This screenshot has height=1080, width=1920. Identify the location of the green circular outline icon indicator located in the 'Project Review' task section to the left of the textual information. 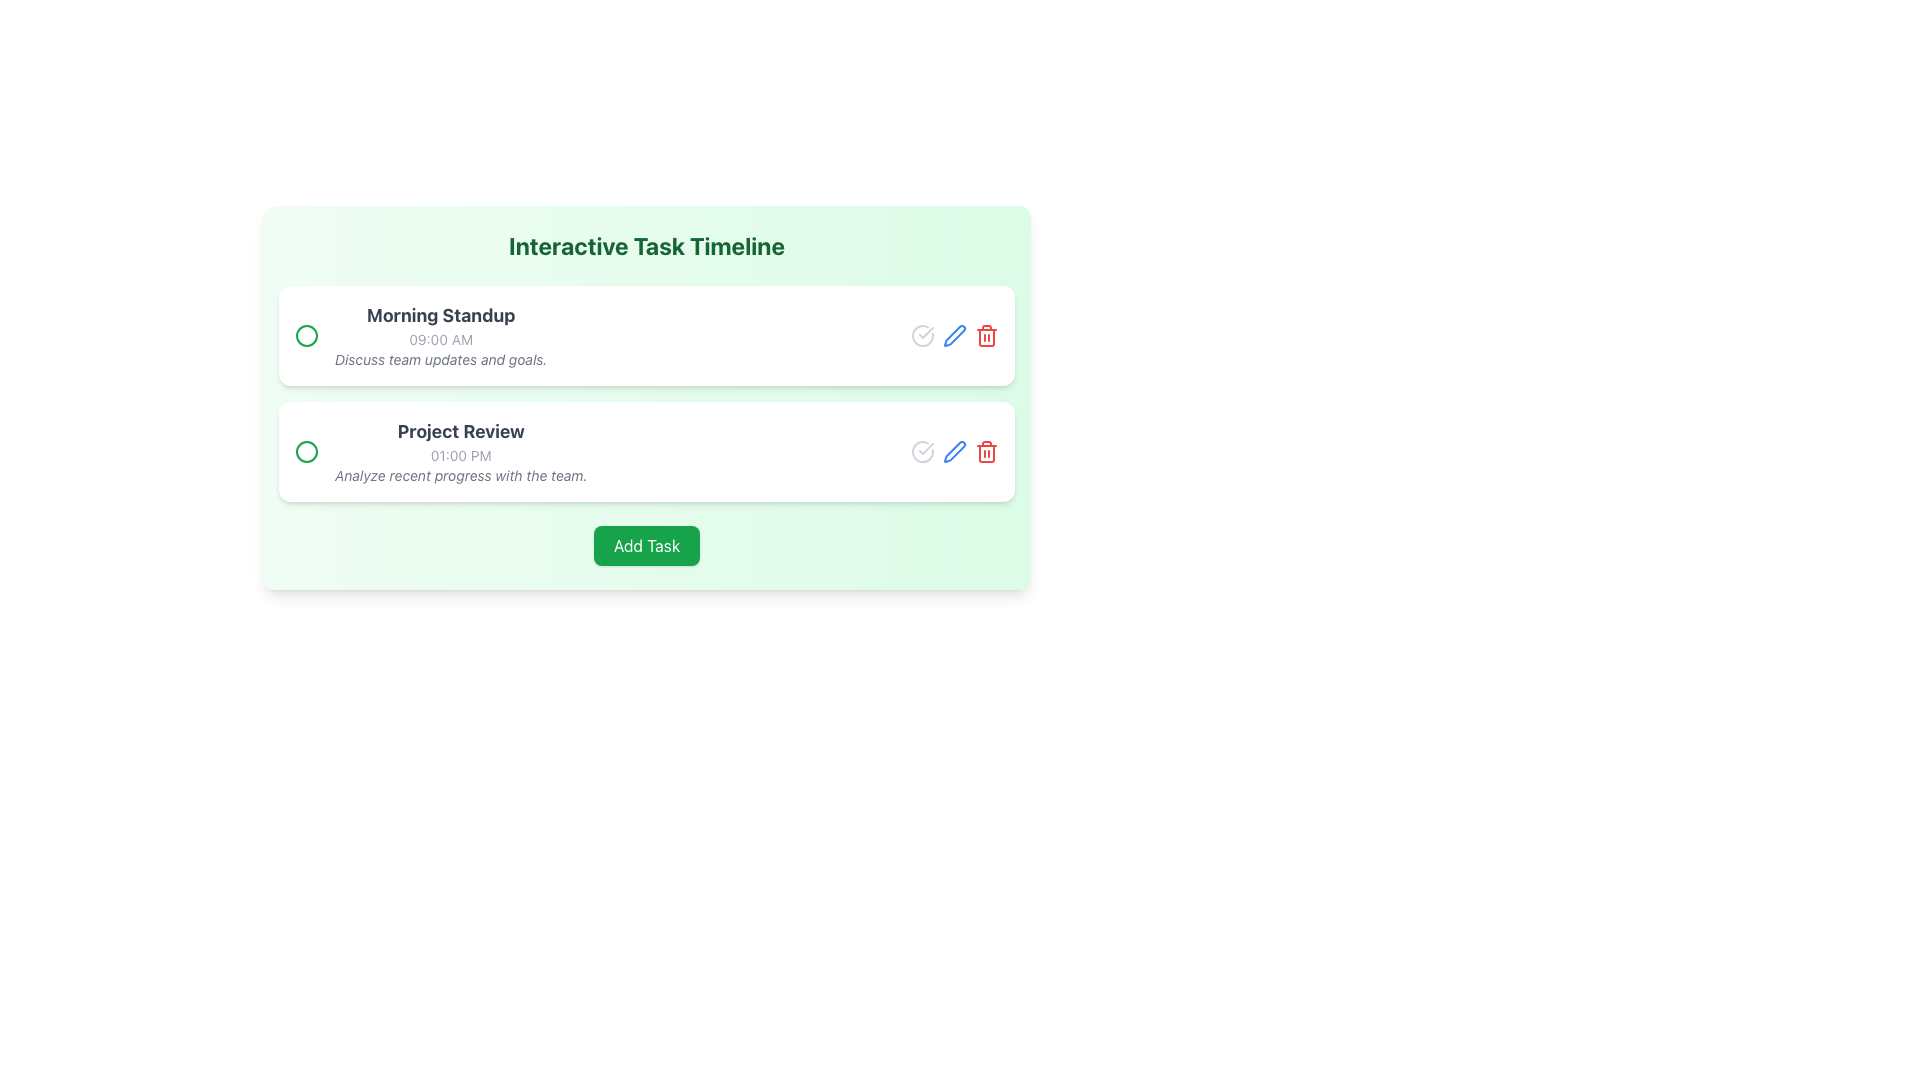
(306, 451).